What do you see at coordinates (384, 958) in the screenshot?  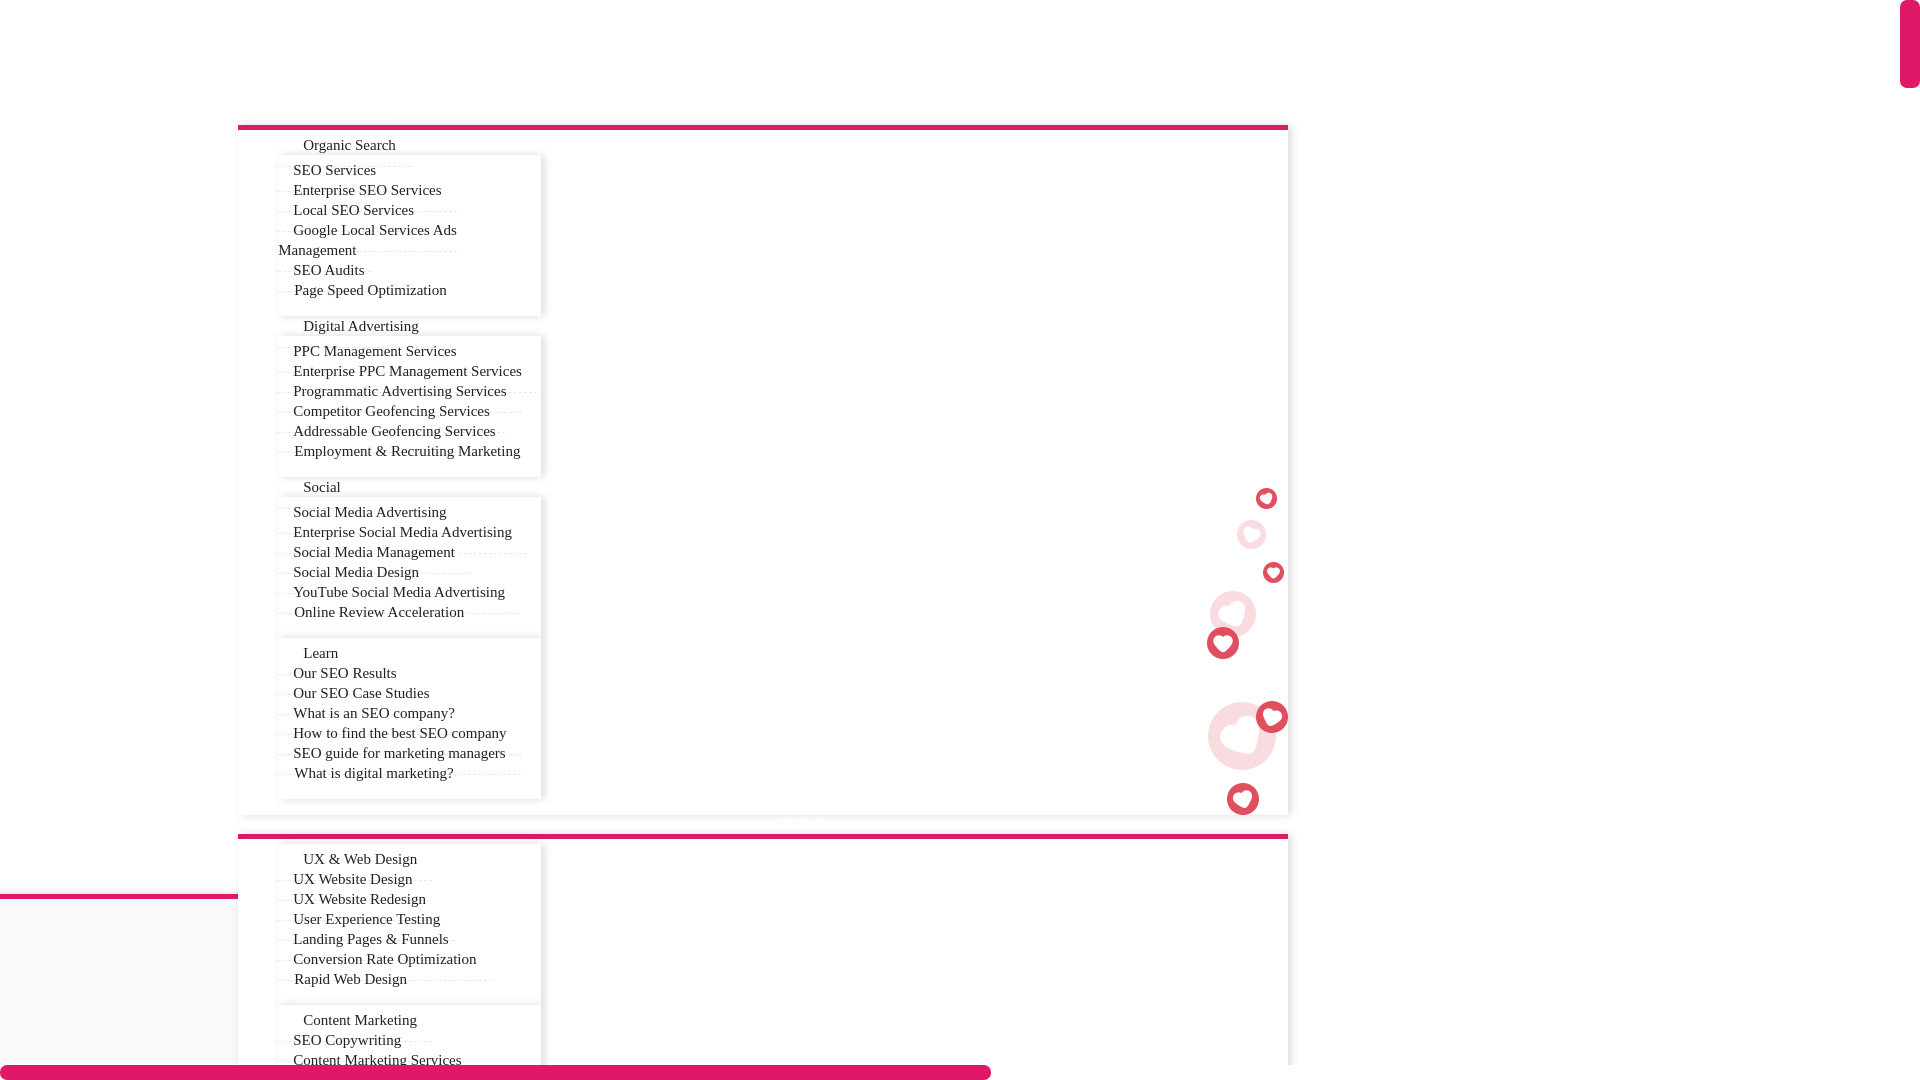 I see `'Conversion Rate Optimization'` at bounding box center [384, 958].